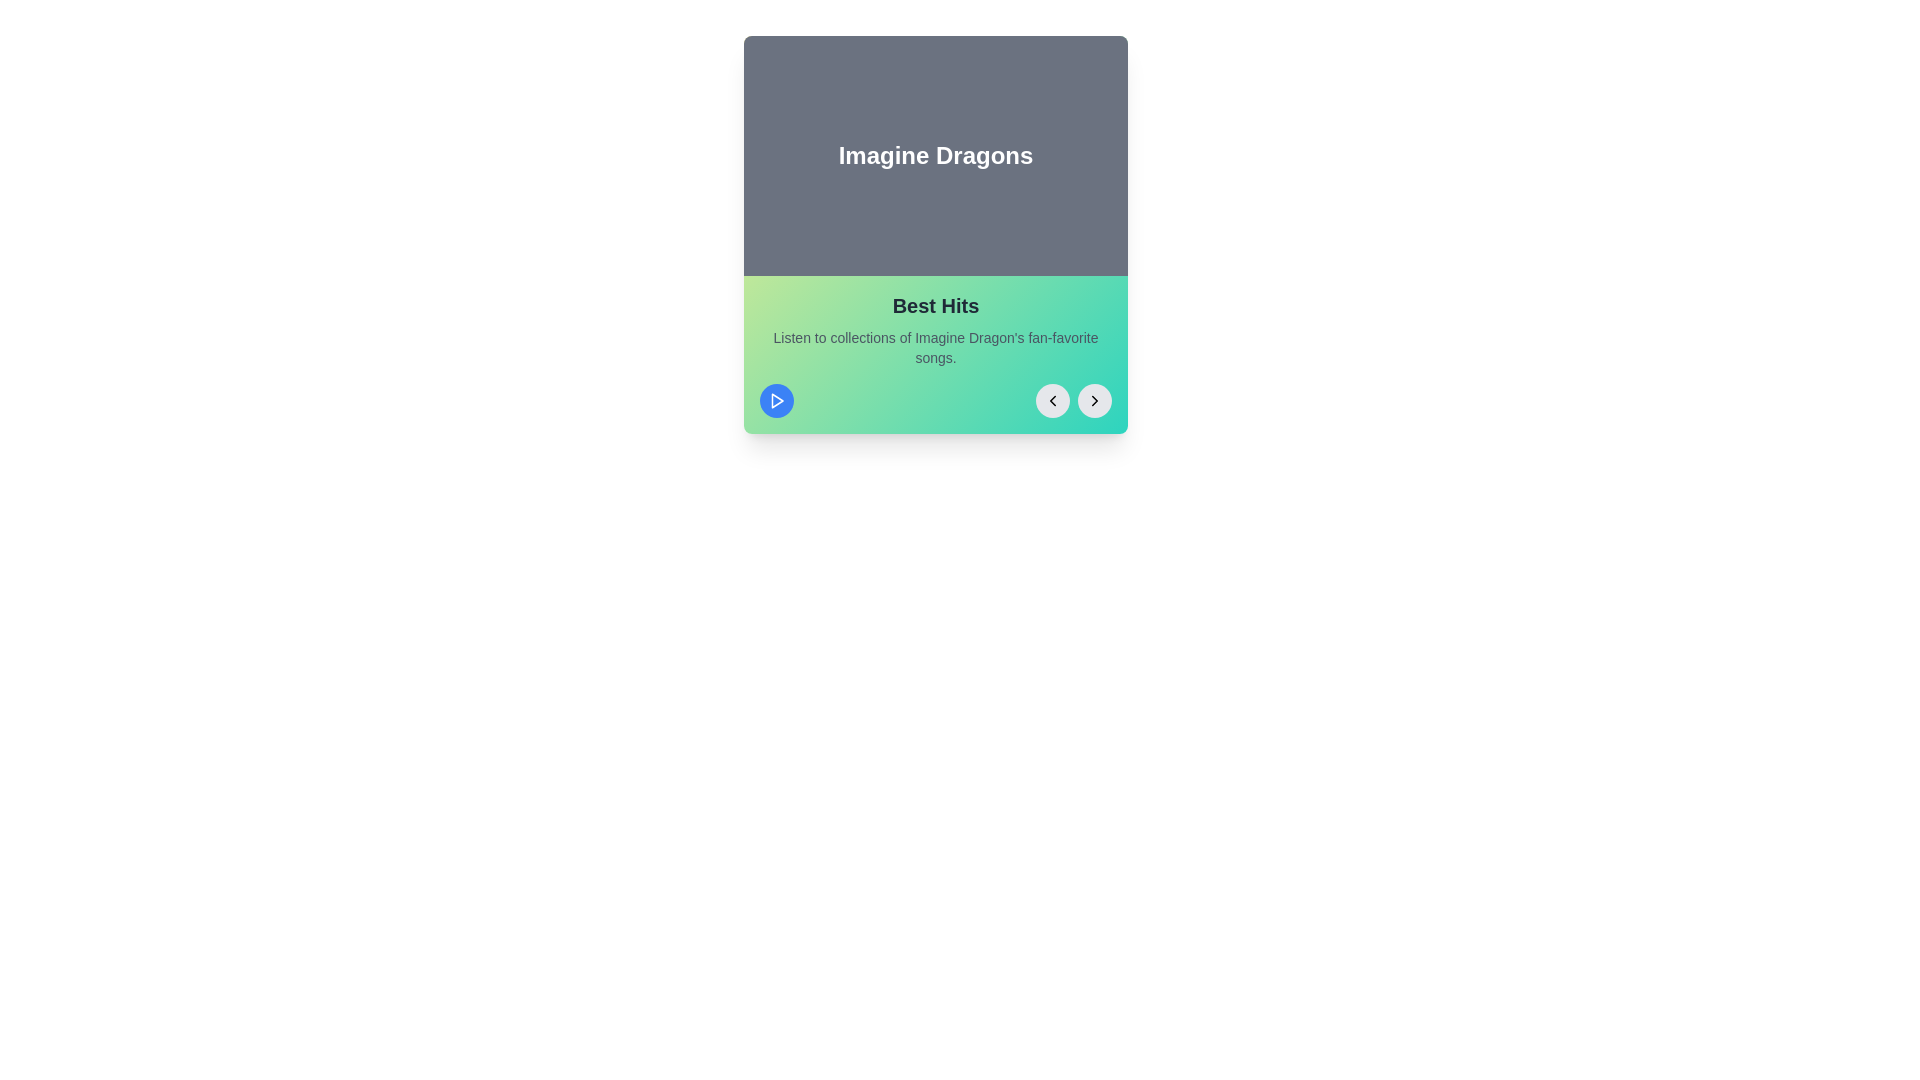 This screenshot has height=1080, width=1920. What do you see at coordinates (1093, 401) in the screenshot?
I see `the chevron-shaped icon pointing to the right, which is a thin outline style located in the bottom green section of the interface` at bounding box center [1093, 401].